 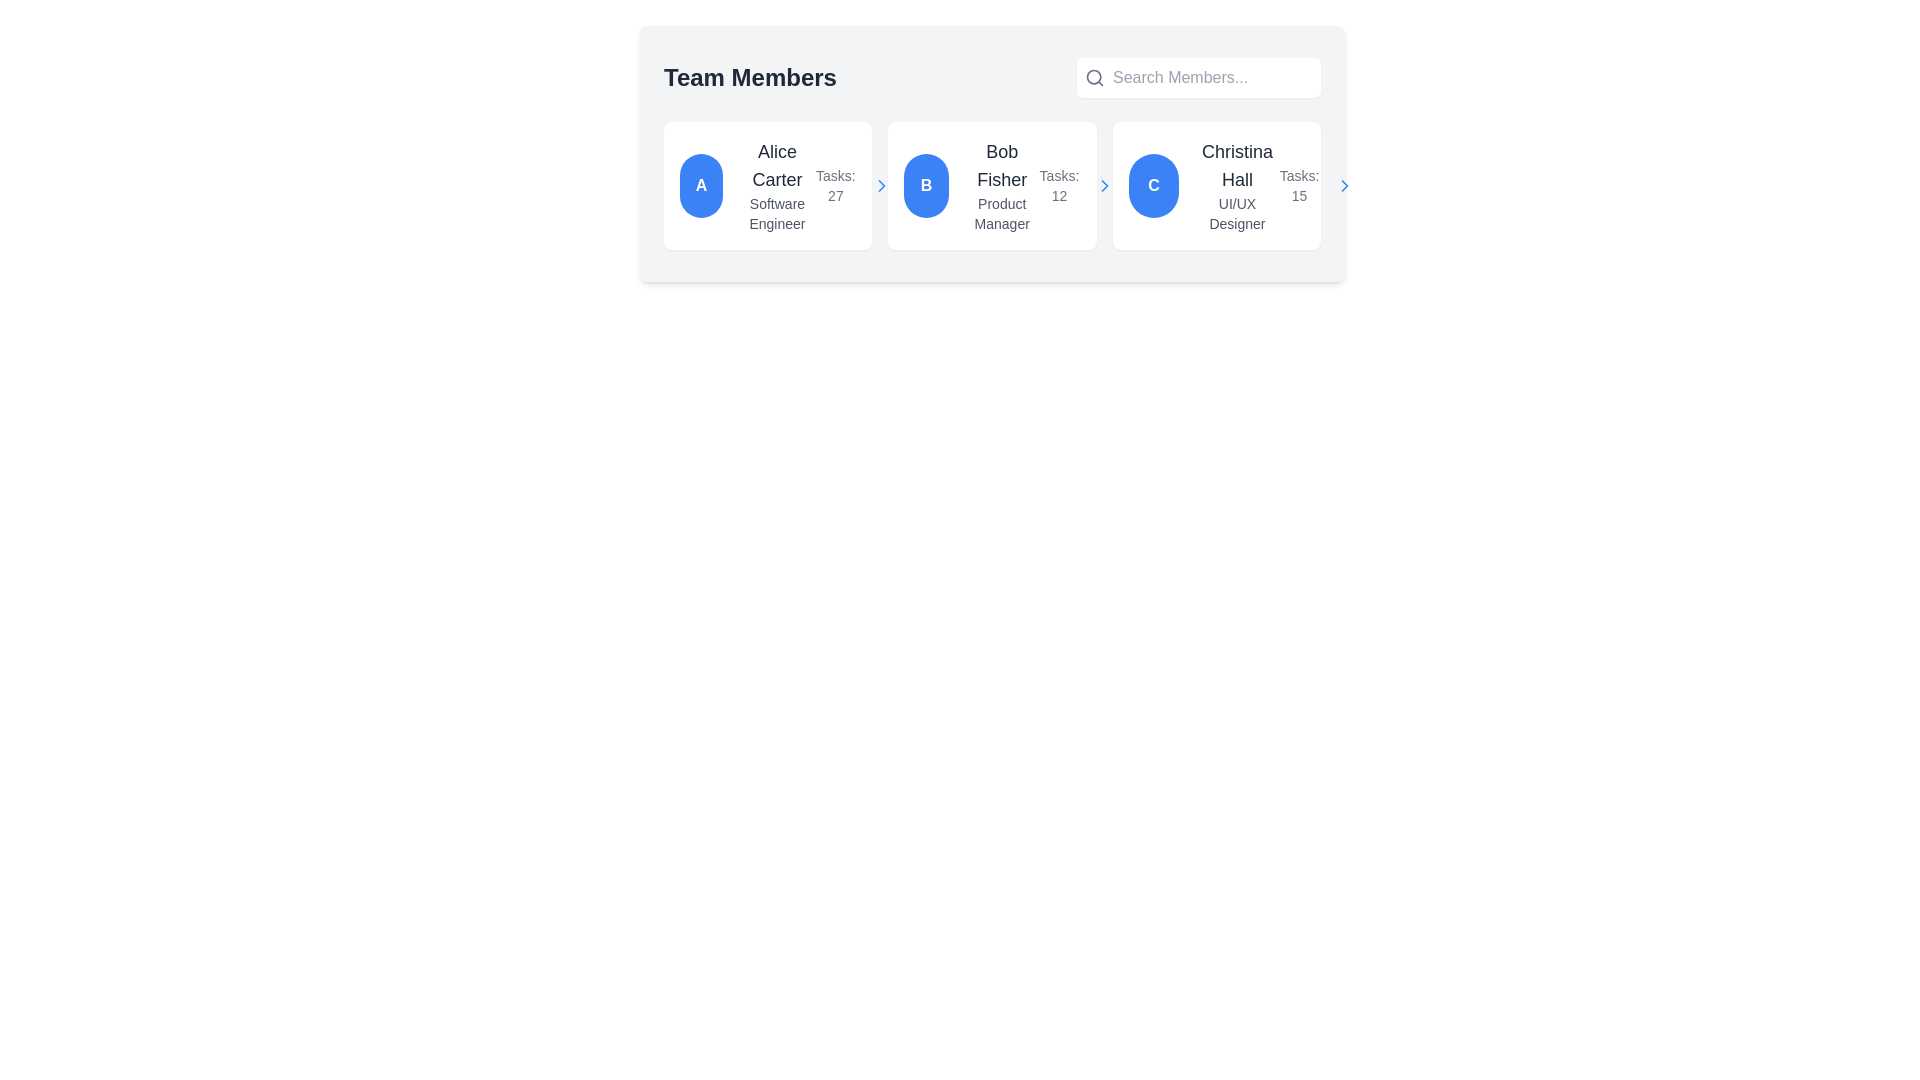 What do you see at coordinates (880, 185) in the screenshot?
I see `the navigation icon located in the right portion of the team member card section for Christina Hall` at bounding box center [880, 185].